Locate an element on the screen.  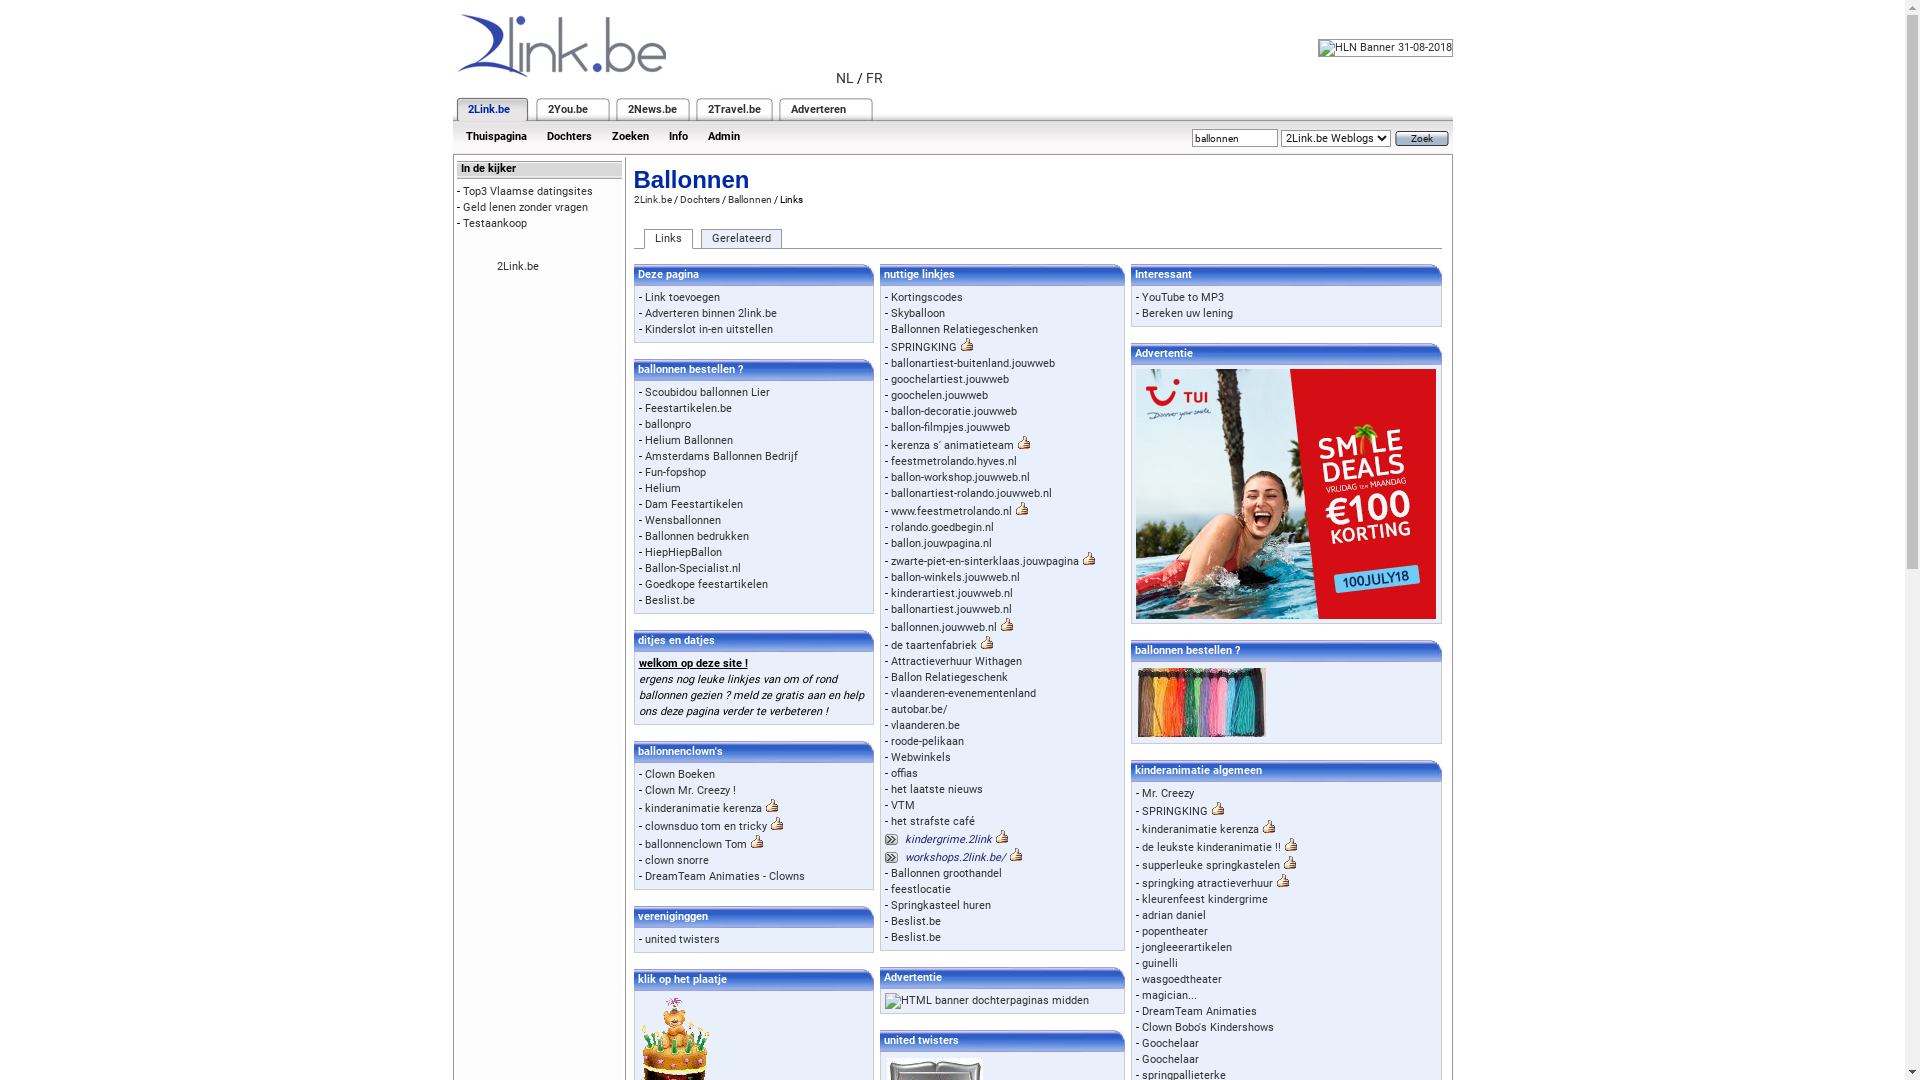
'DreamTeam Animaties - Clowns' is located at coordinates (723, 875).